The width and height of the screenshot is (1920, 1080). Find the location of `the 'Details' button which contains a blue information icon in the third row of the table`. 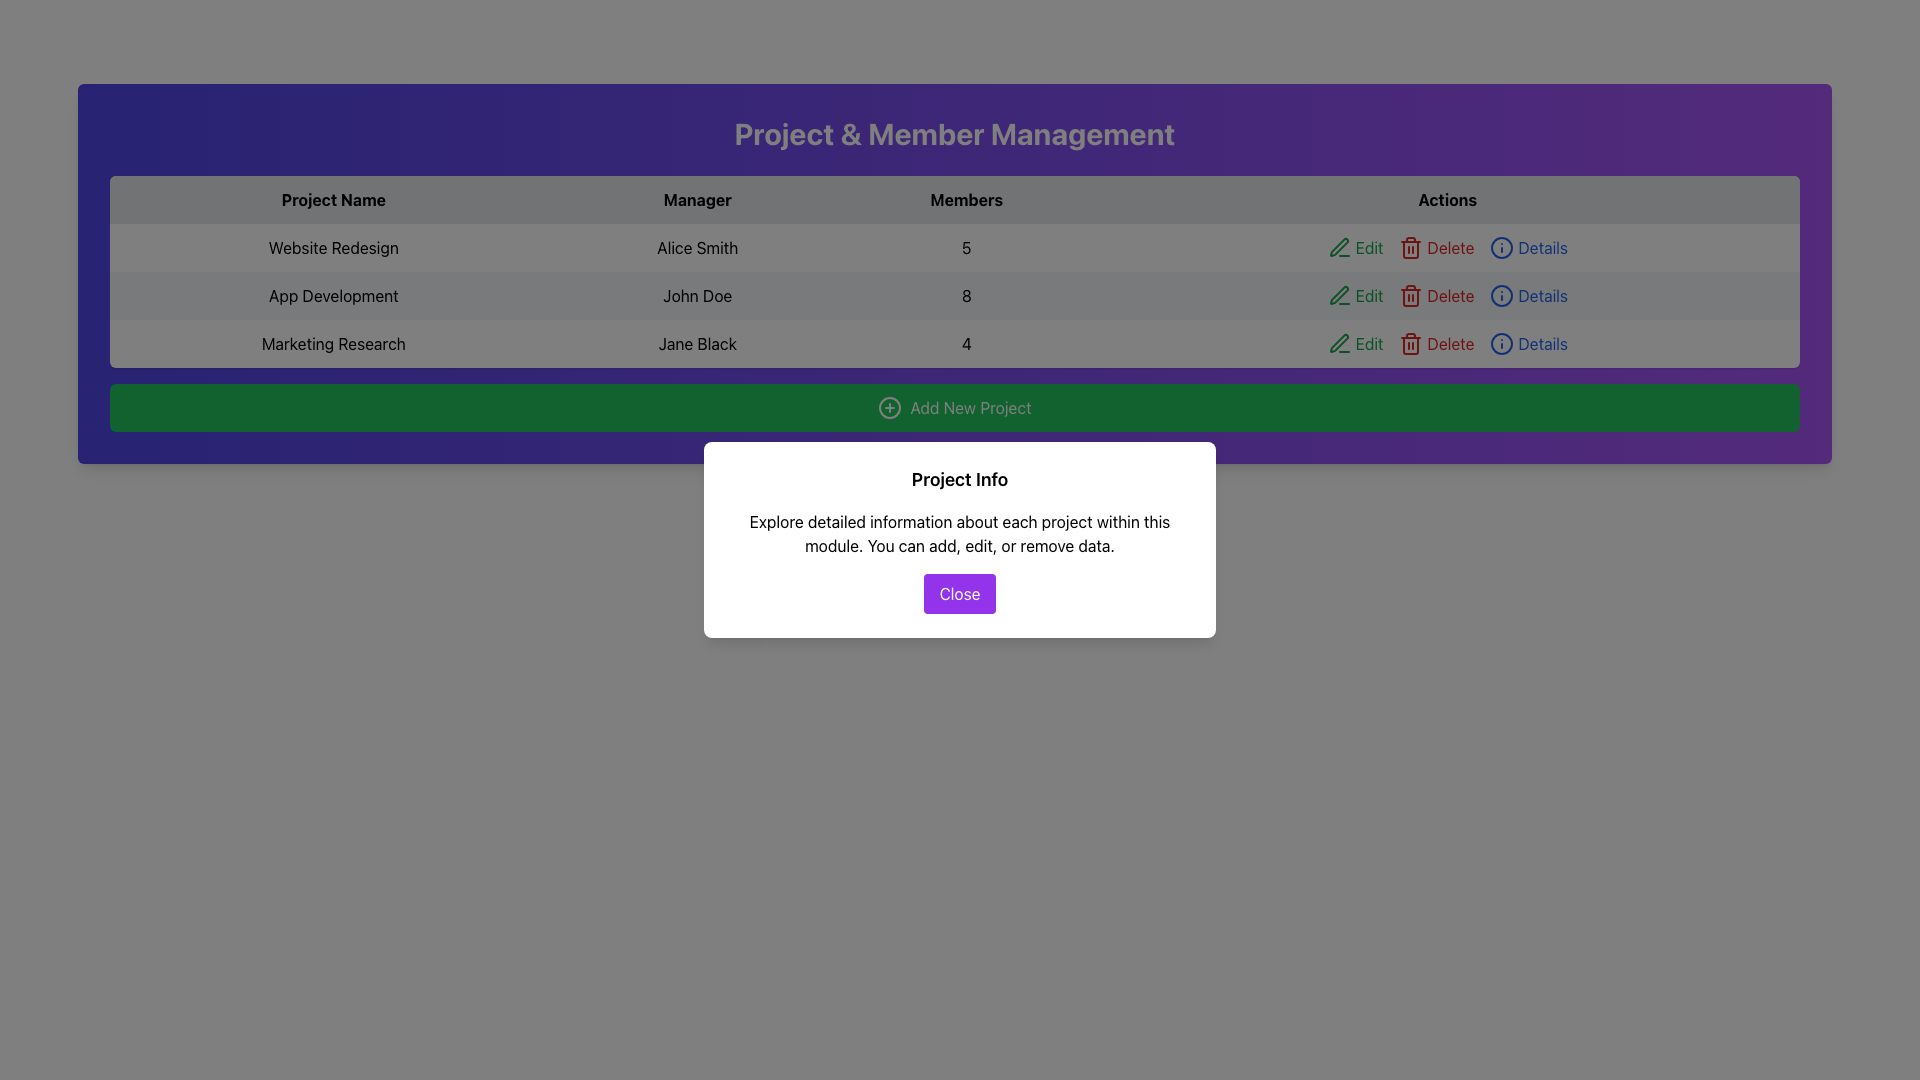

the 'Details' button which contains a blue information icon in the third row of the table is located at coordinates (1502, 296).